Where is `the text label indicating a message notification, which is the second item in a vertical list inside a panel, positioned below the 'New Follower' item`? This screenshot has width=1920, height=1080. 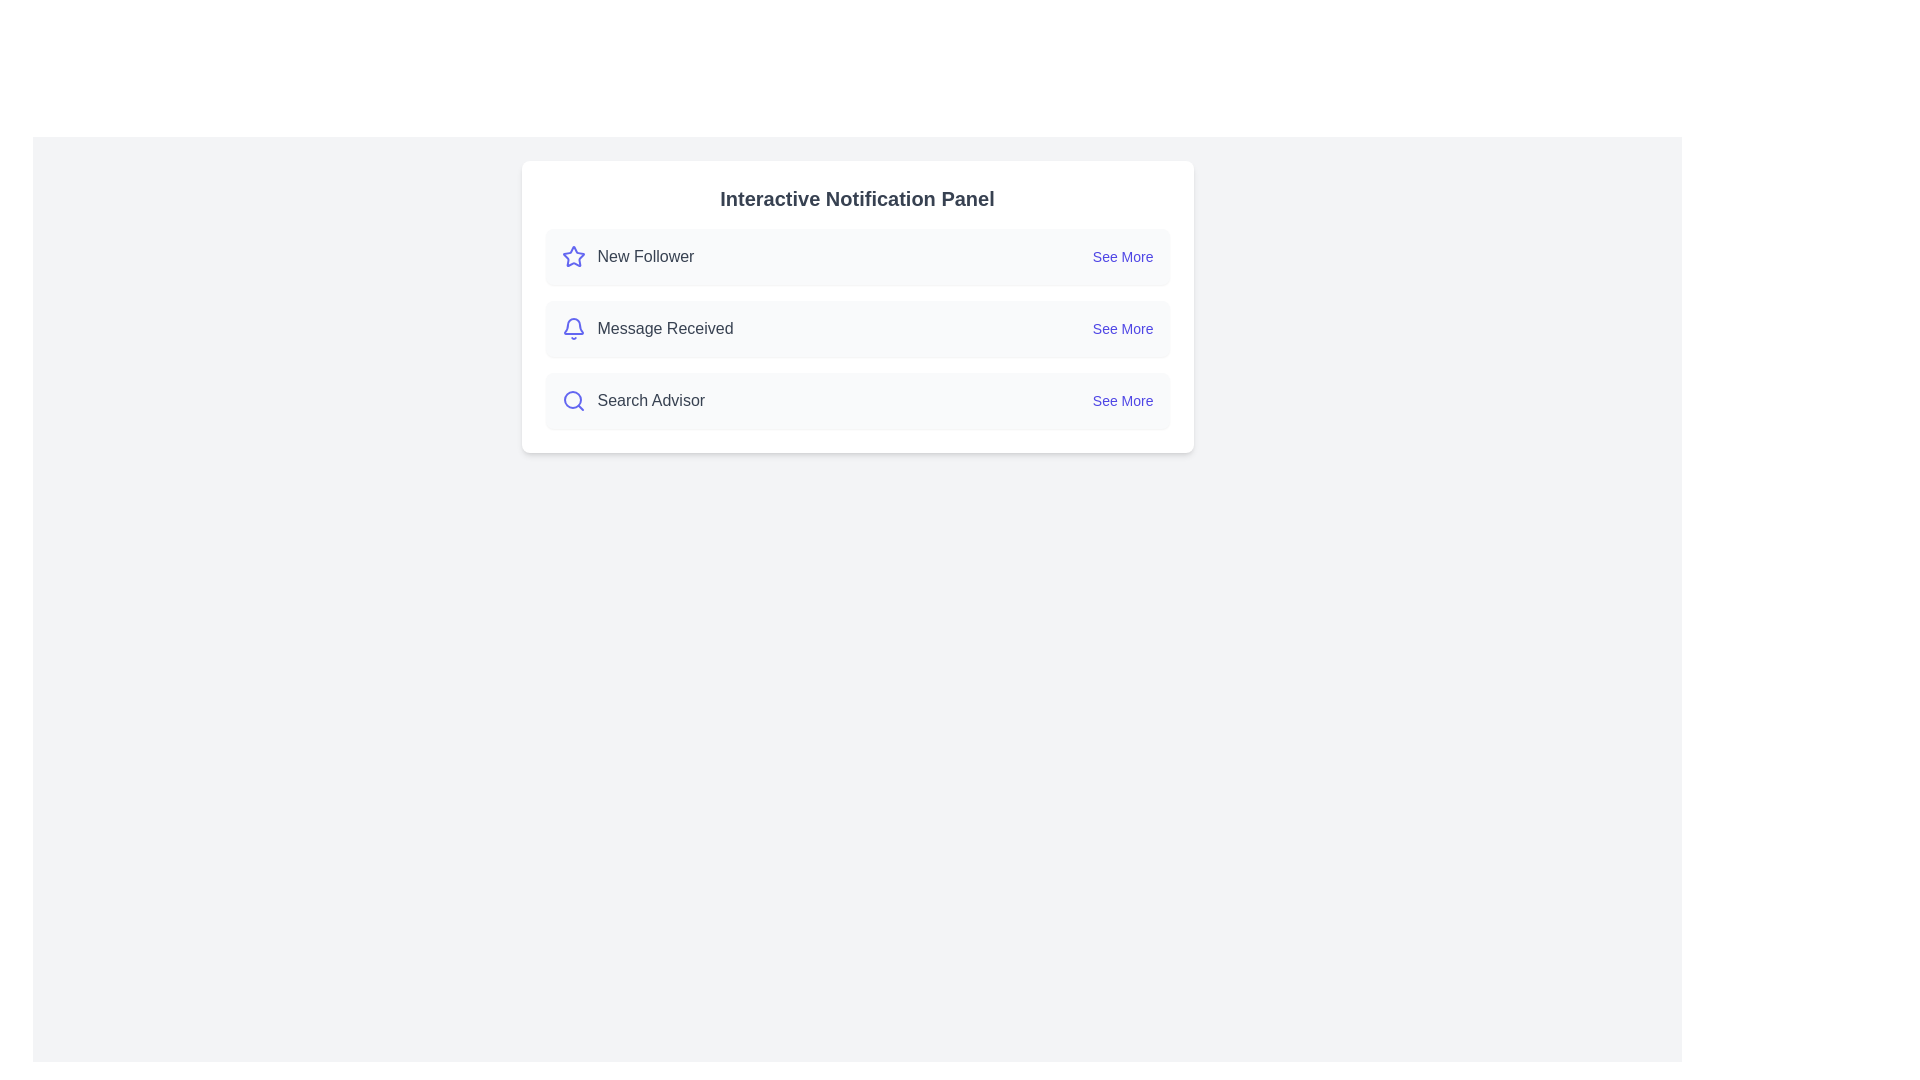
the text label indicating a message notification, which is the second item in a vertical list inside a panel, positioned below the 'New Follower' item is located at coordinates (665, 327).